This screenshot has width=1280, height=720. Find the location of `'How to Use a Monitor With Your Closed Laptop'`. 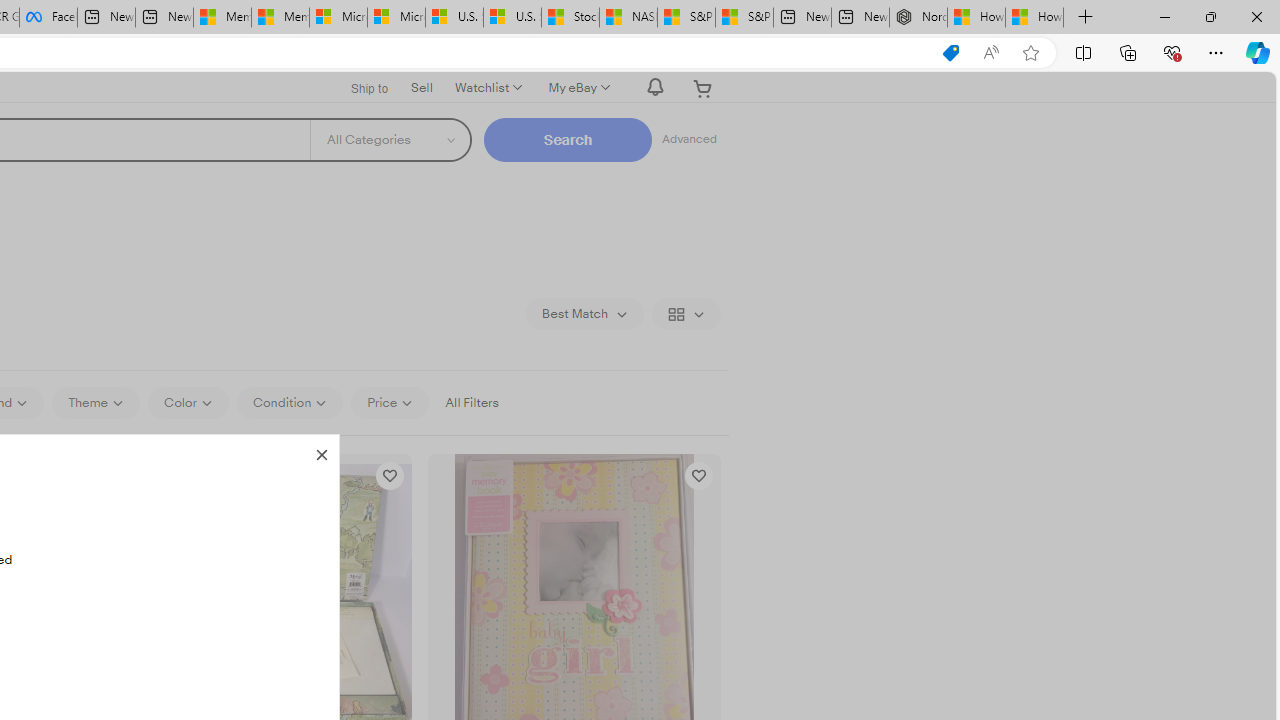

'How to Use a Monitor With Your Closed Laptop' is located at coordinates (1034, 17).